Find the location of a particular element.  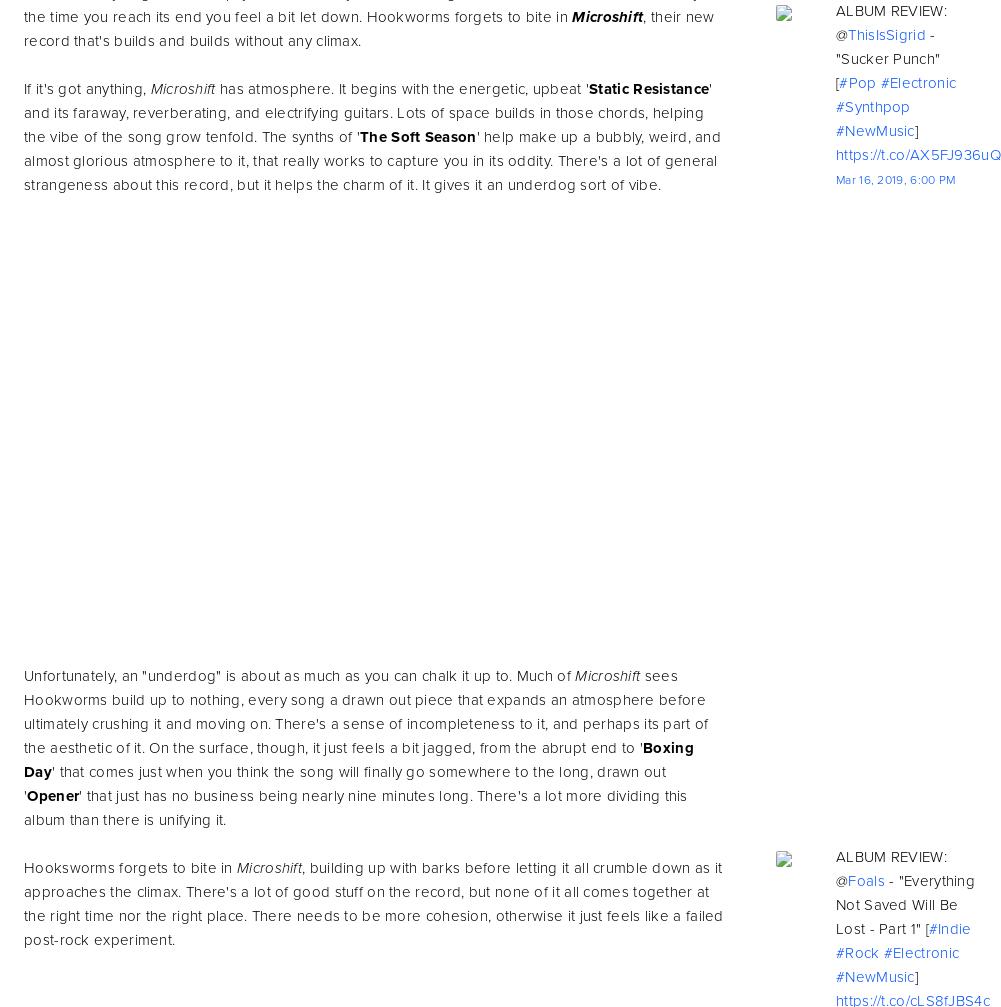

'' that comes just when you think the song will finally go somewhere to the long, drawn out '' is located at coordinates (344, 782).